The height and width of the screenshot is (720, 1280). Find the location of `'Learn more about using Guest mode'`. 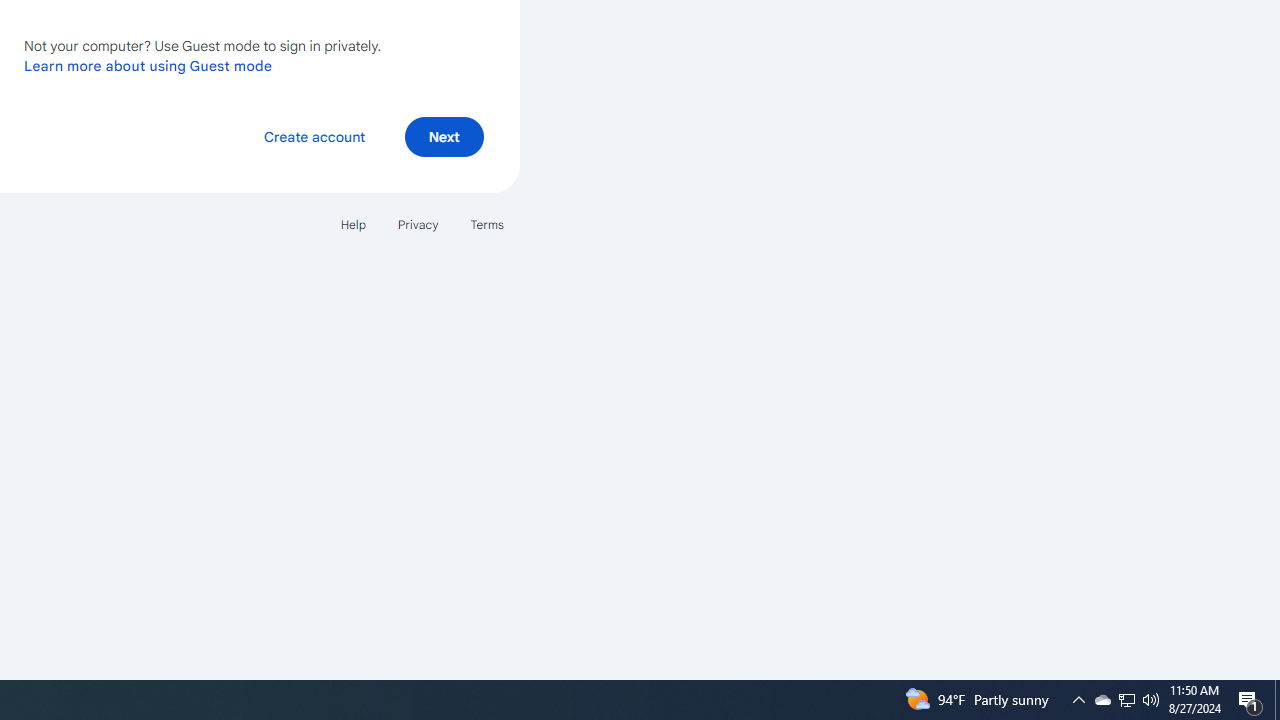

'Learn more about using Guest mode' is located at coordinates (147, 64).